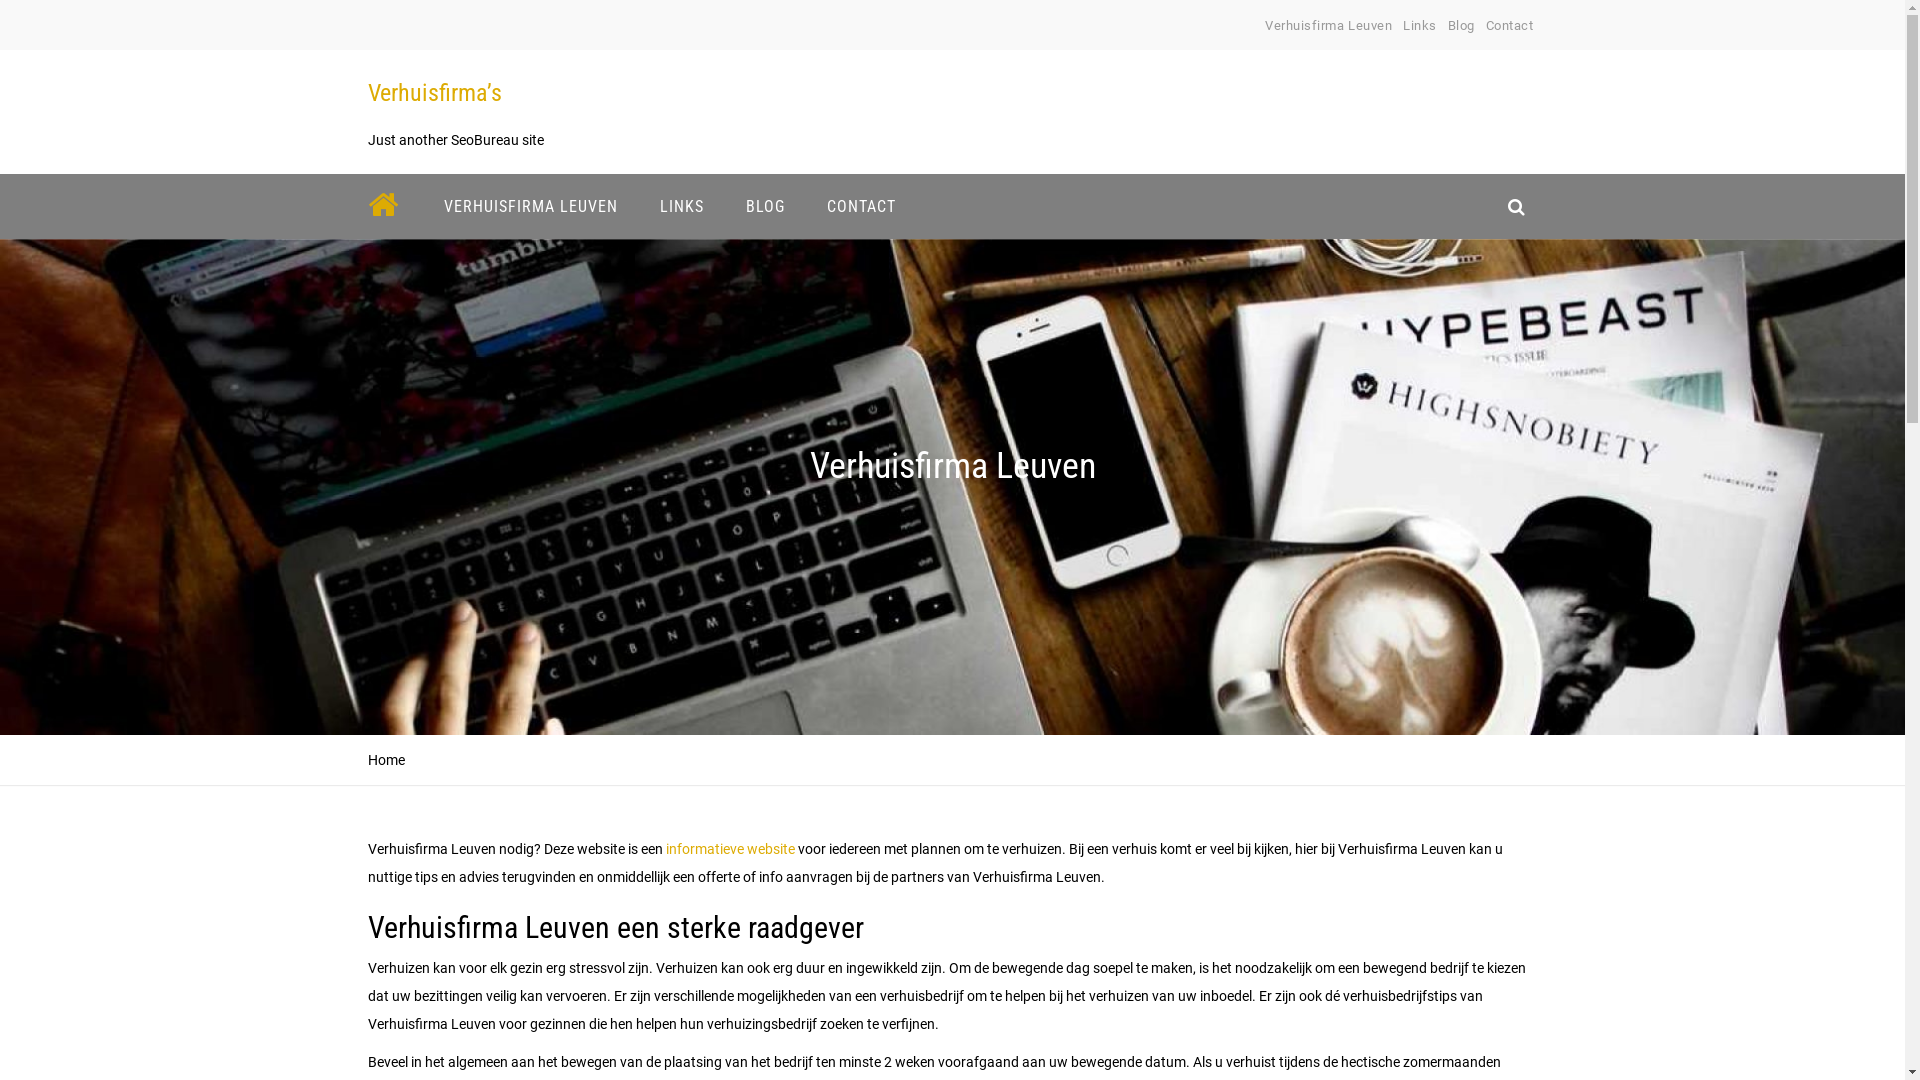  What do you see at coordinates (1419, 25) in the screenshot?
I see `'Links'` at bounding box center [1419, 25].